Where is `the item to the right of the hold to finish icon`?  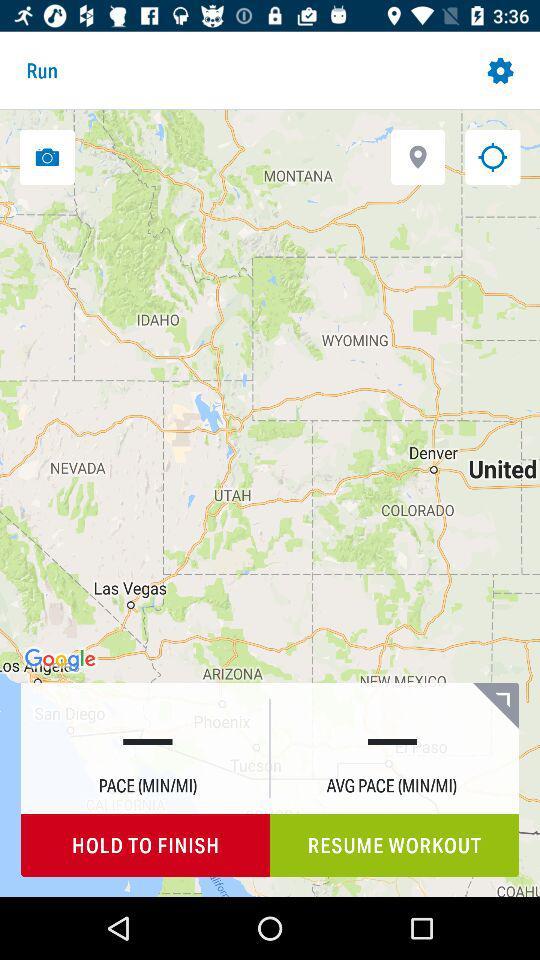 the item to the right of the hold to finish icon is located at coordinates (394, 844).